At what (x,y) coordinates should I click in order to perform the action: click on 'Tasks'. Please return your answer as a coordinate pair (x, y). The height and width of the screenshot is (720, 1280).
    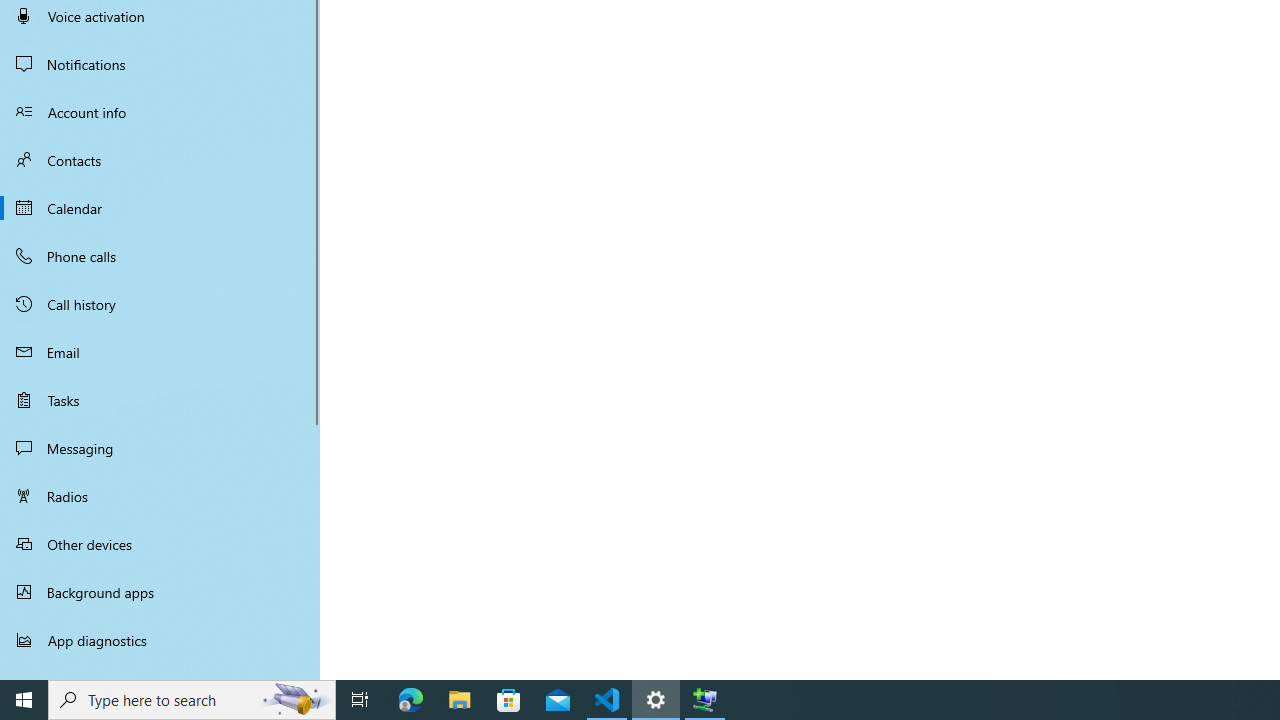
    Looking at the image, I should click on (160, 399).